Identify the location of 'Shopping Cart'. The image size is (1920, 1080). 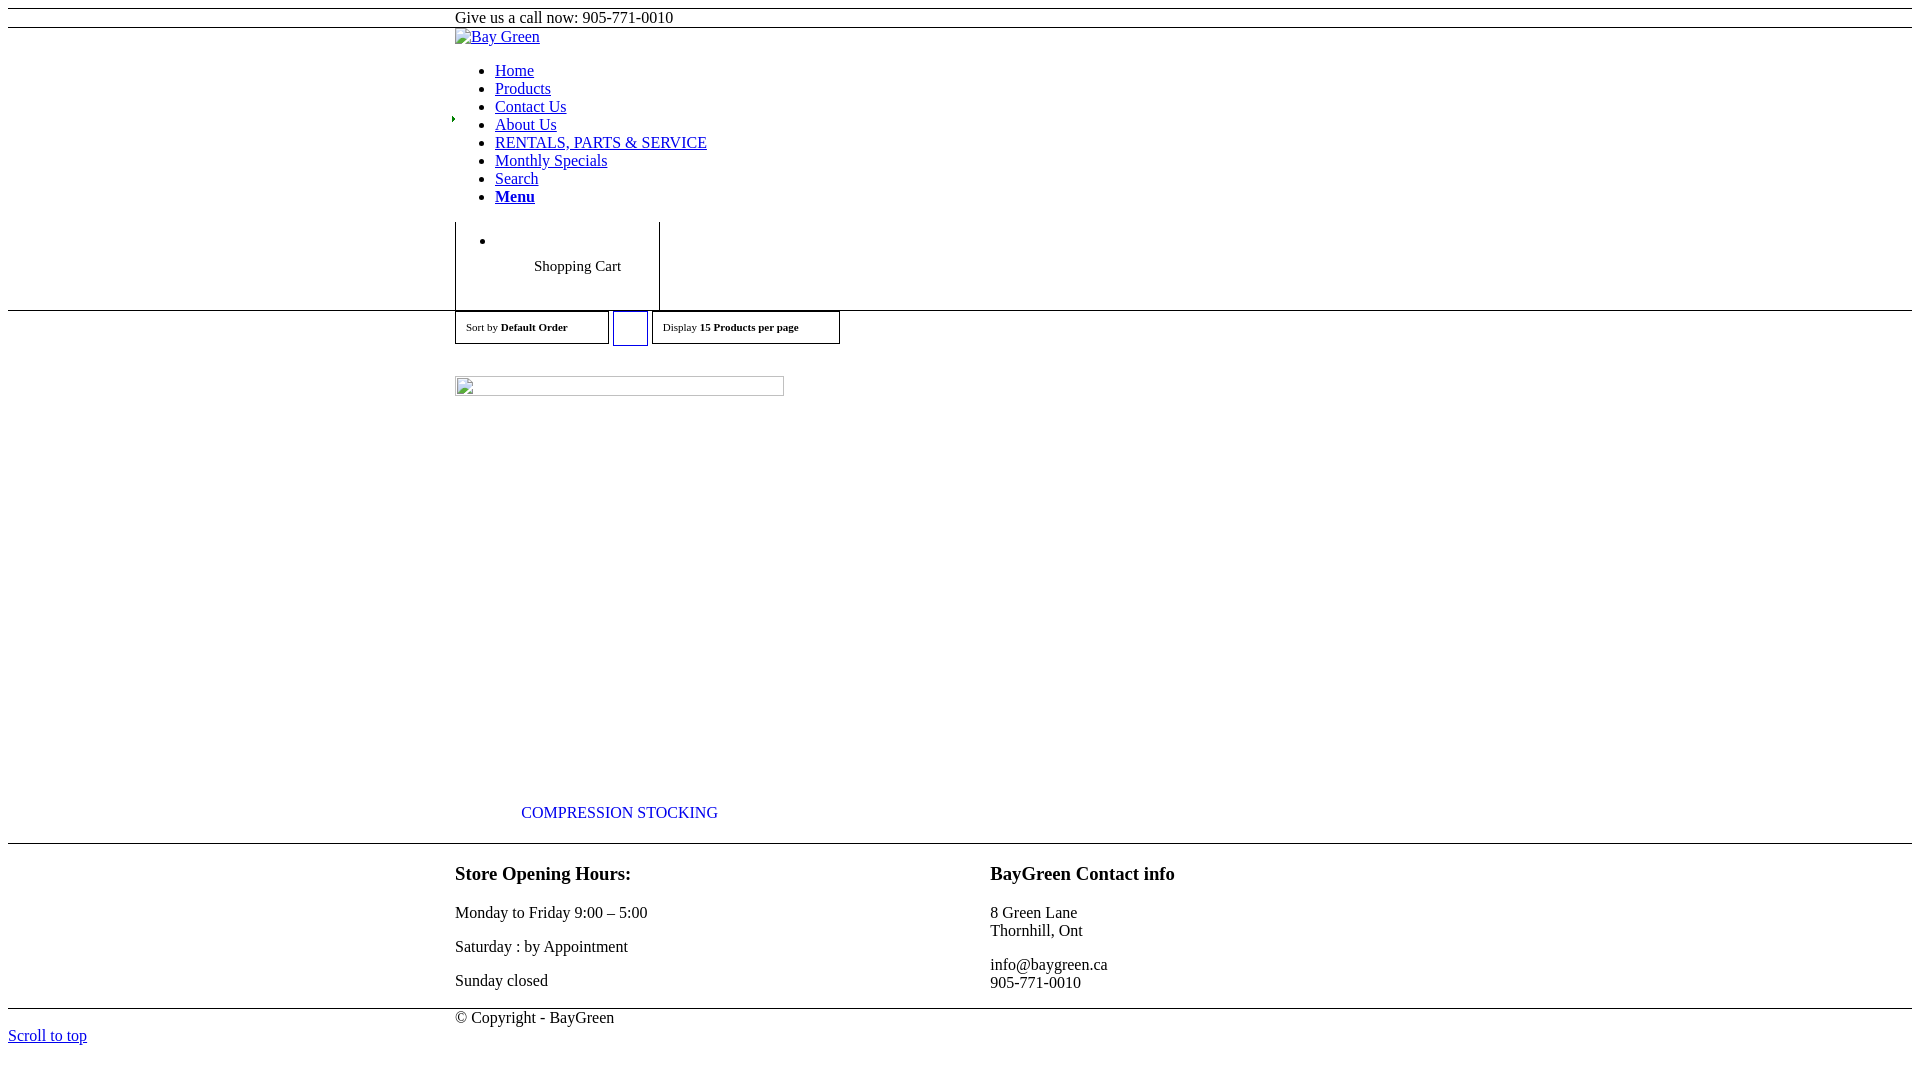
(576, 265).